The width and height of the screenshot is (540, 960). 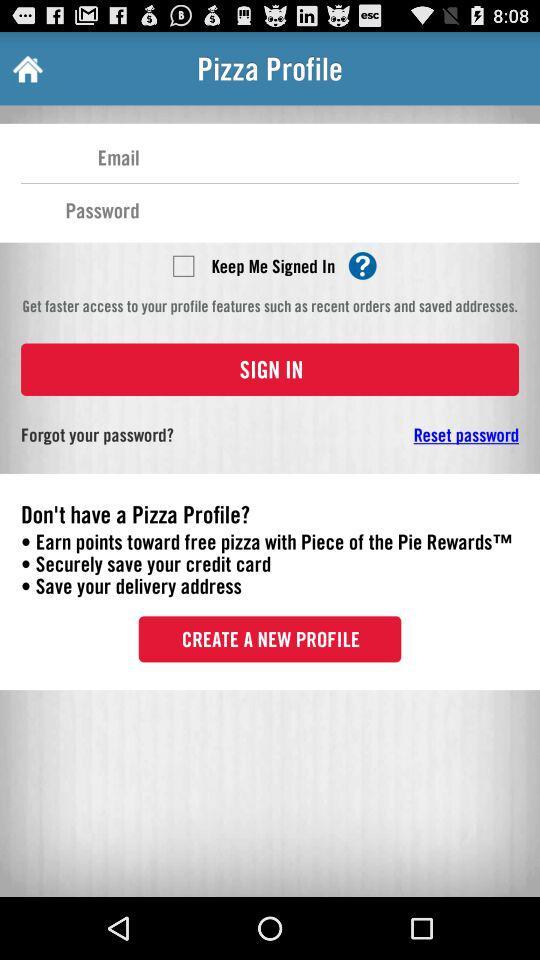 What do you see at coordinates (361, 283) in the screenshot?
I see `the help icon` at bounding box center [361, 283].